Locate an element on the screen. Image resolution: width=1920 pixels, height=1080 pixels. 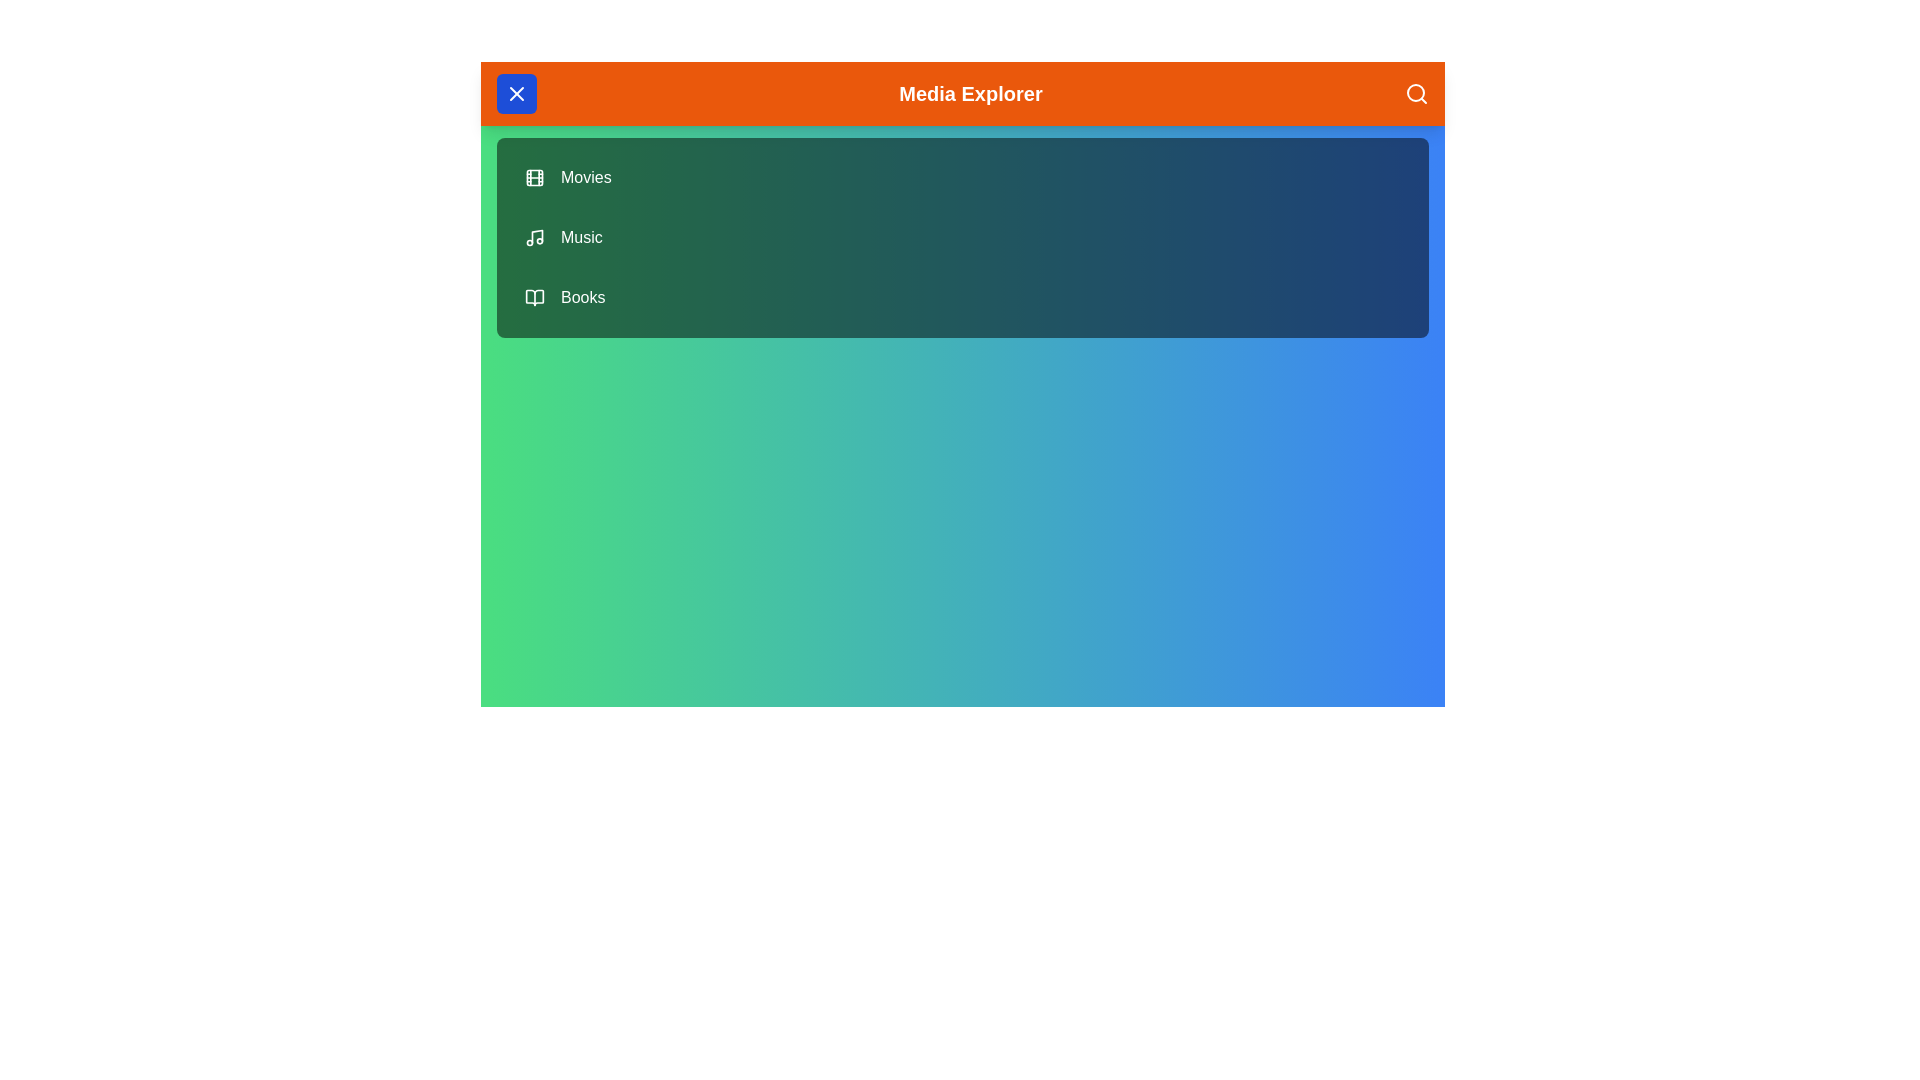
the menu item Books by clicking on it is located at coordinates (963, 297).